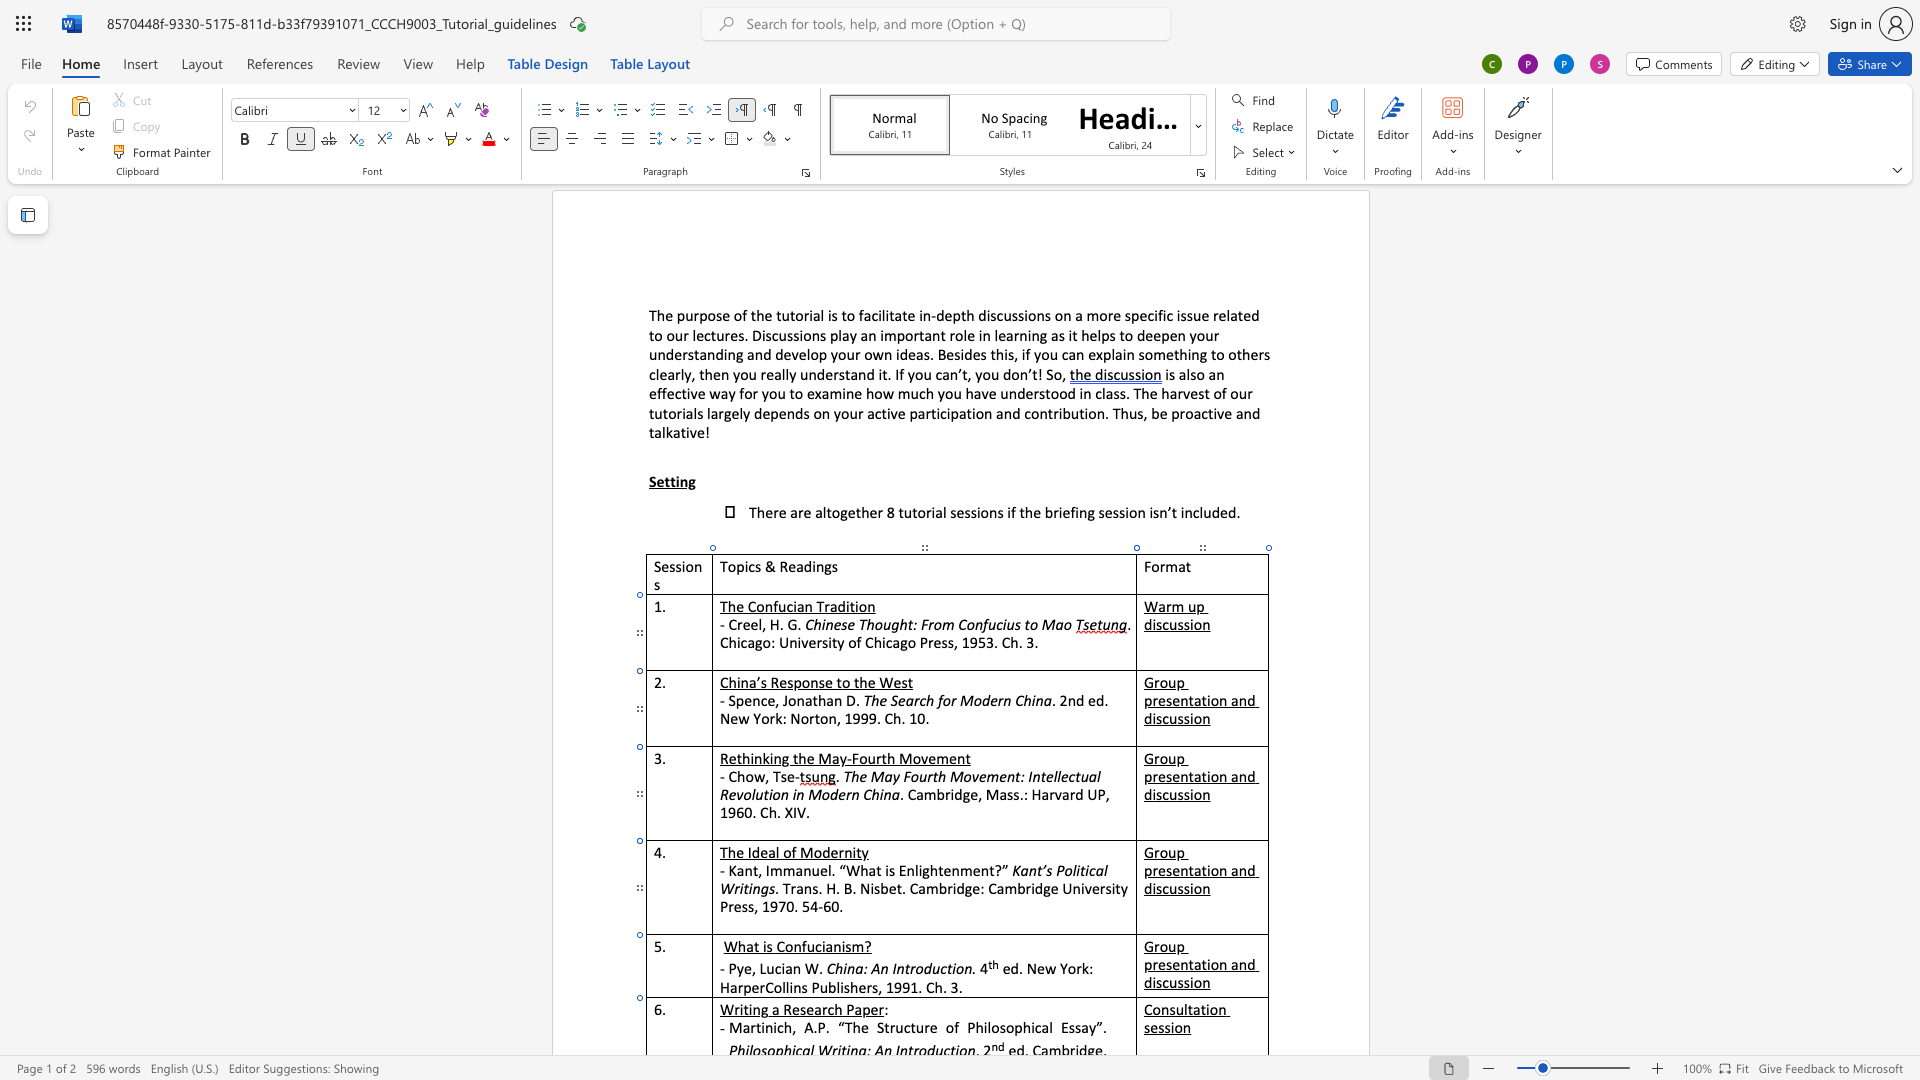 The height and width of the screenshot is (1080, 1920). What do you see at coordinates (765, 1027) in the screenshot?
I see `the space between the continuous character "i" and "n" in the text` at bounding box center [765, 1027].